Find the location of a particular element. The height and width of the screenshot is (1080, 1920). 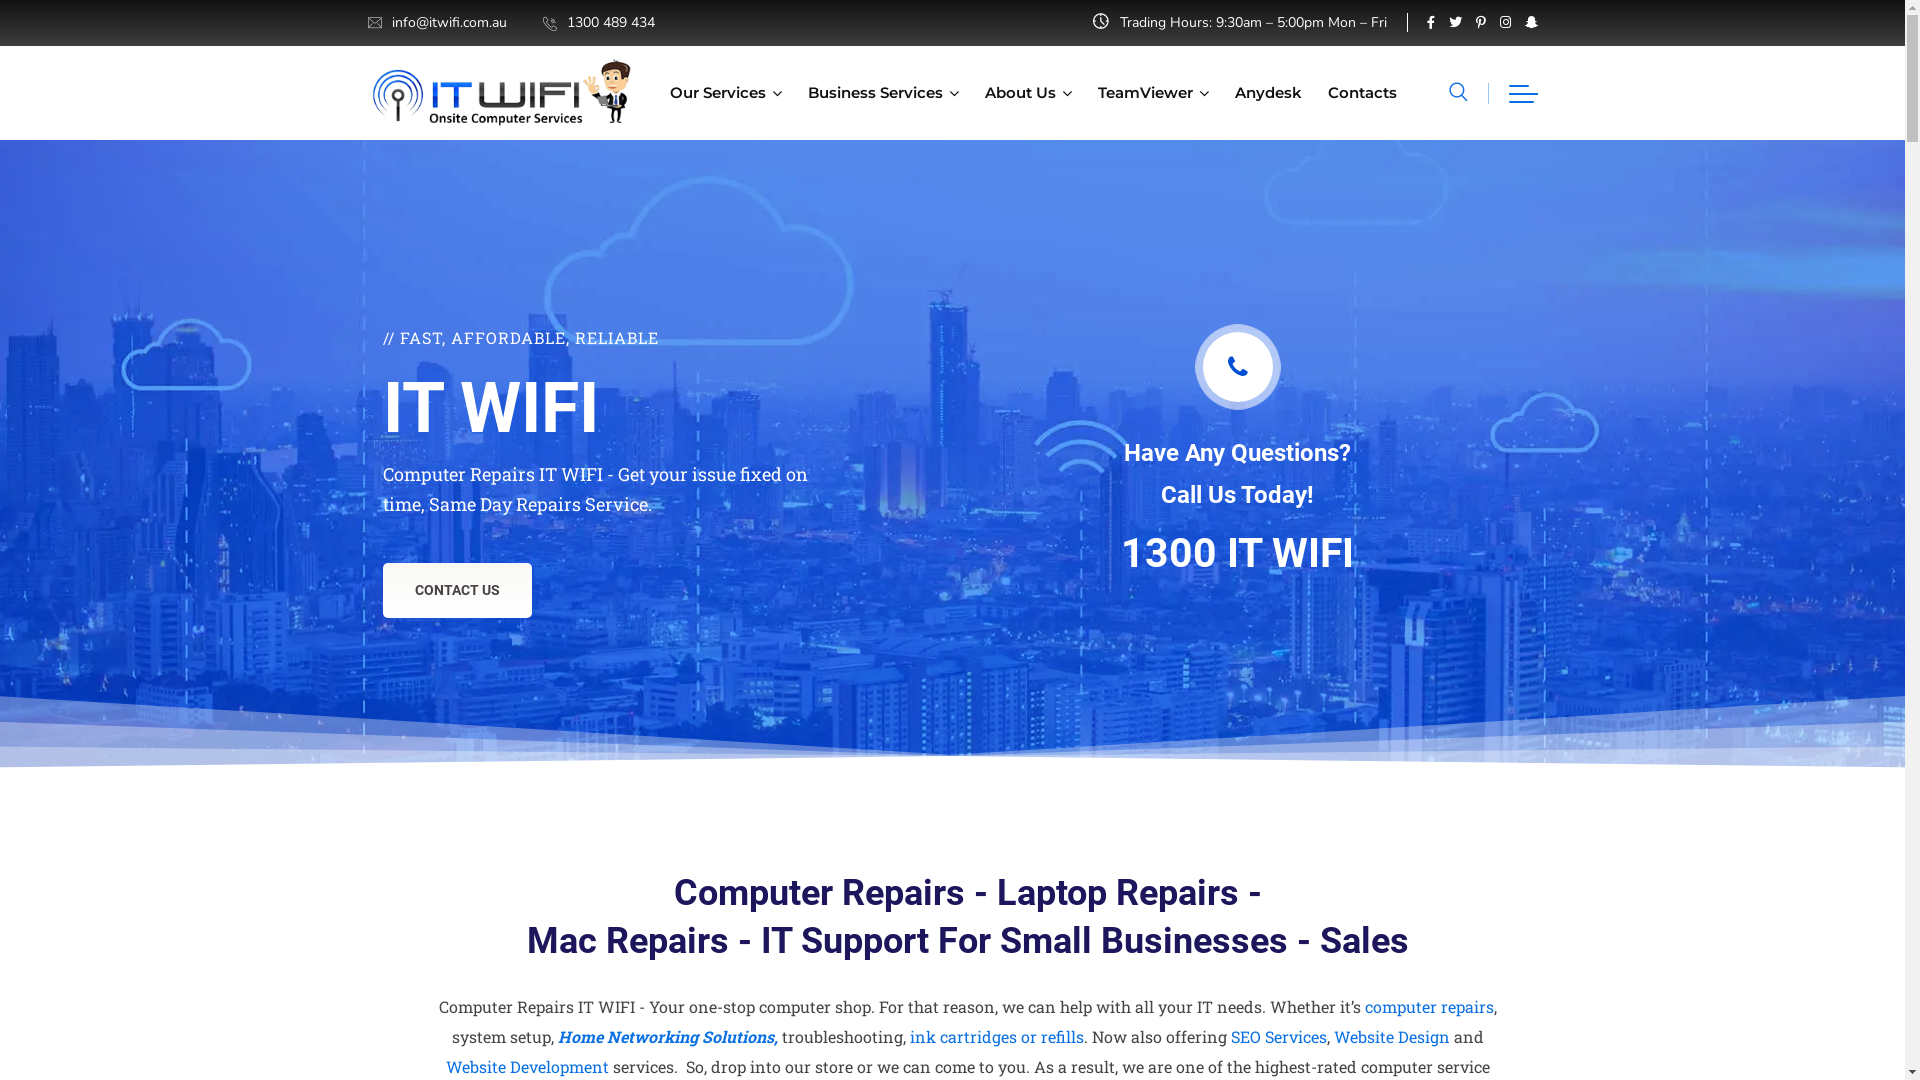

'Website Development' is located at coordinates (527, 1065).